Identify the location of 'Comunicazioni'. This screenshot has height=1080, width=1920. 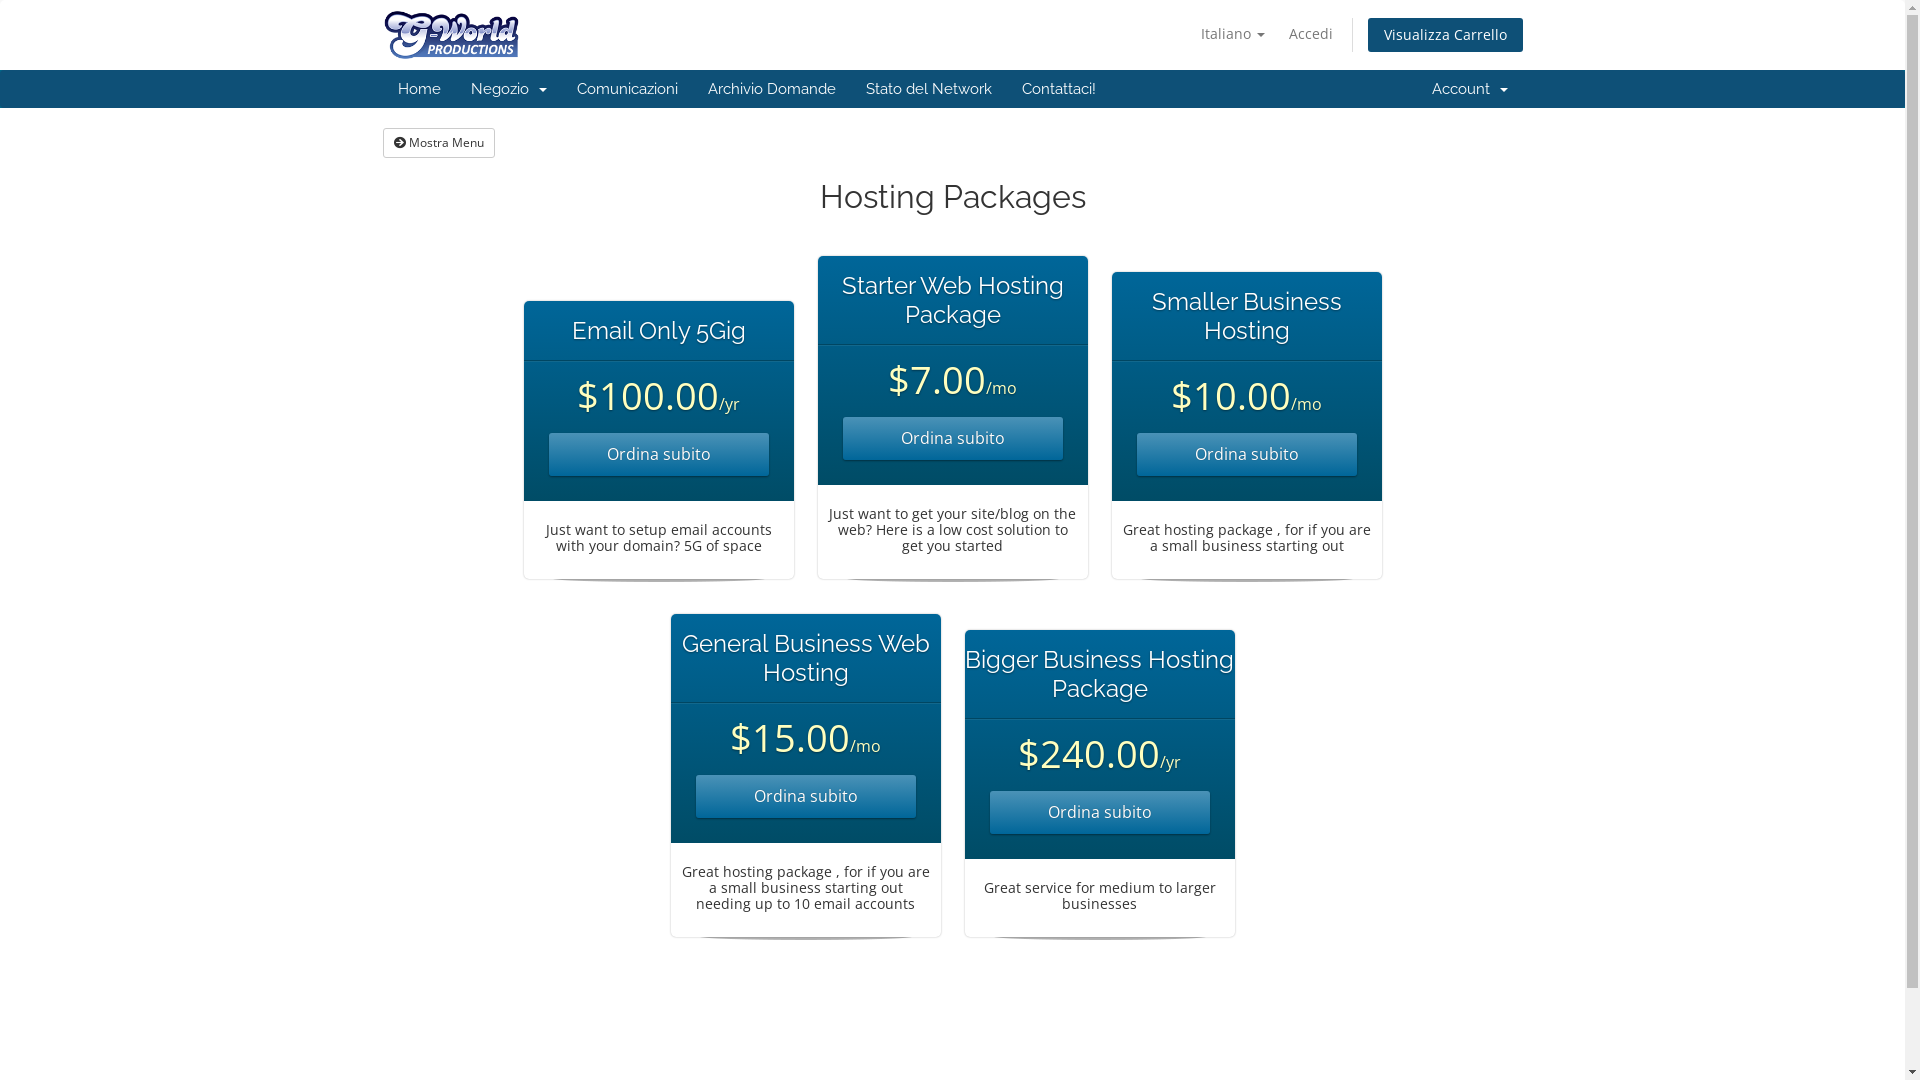
(626, 87).